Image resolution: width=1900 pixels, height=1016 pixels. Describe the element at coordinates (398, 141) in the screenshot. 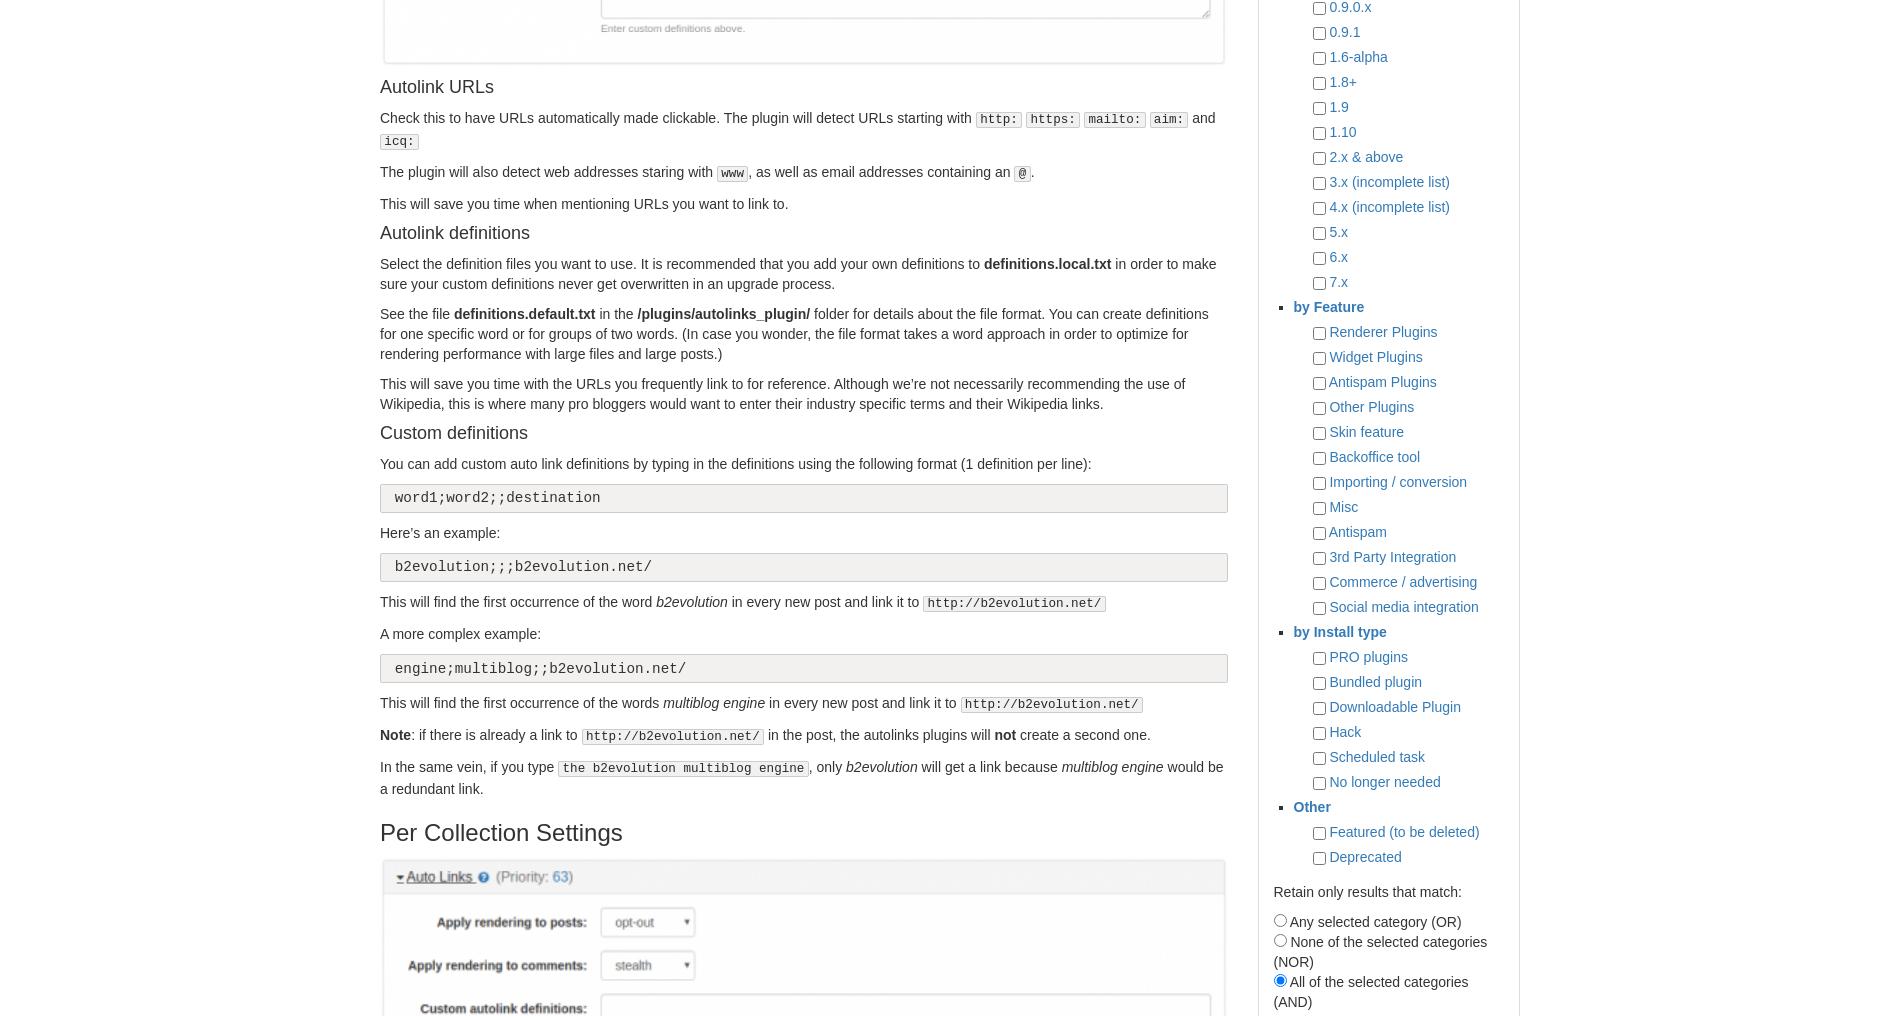

I see `'icq:'` at that location.